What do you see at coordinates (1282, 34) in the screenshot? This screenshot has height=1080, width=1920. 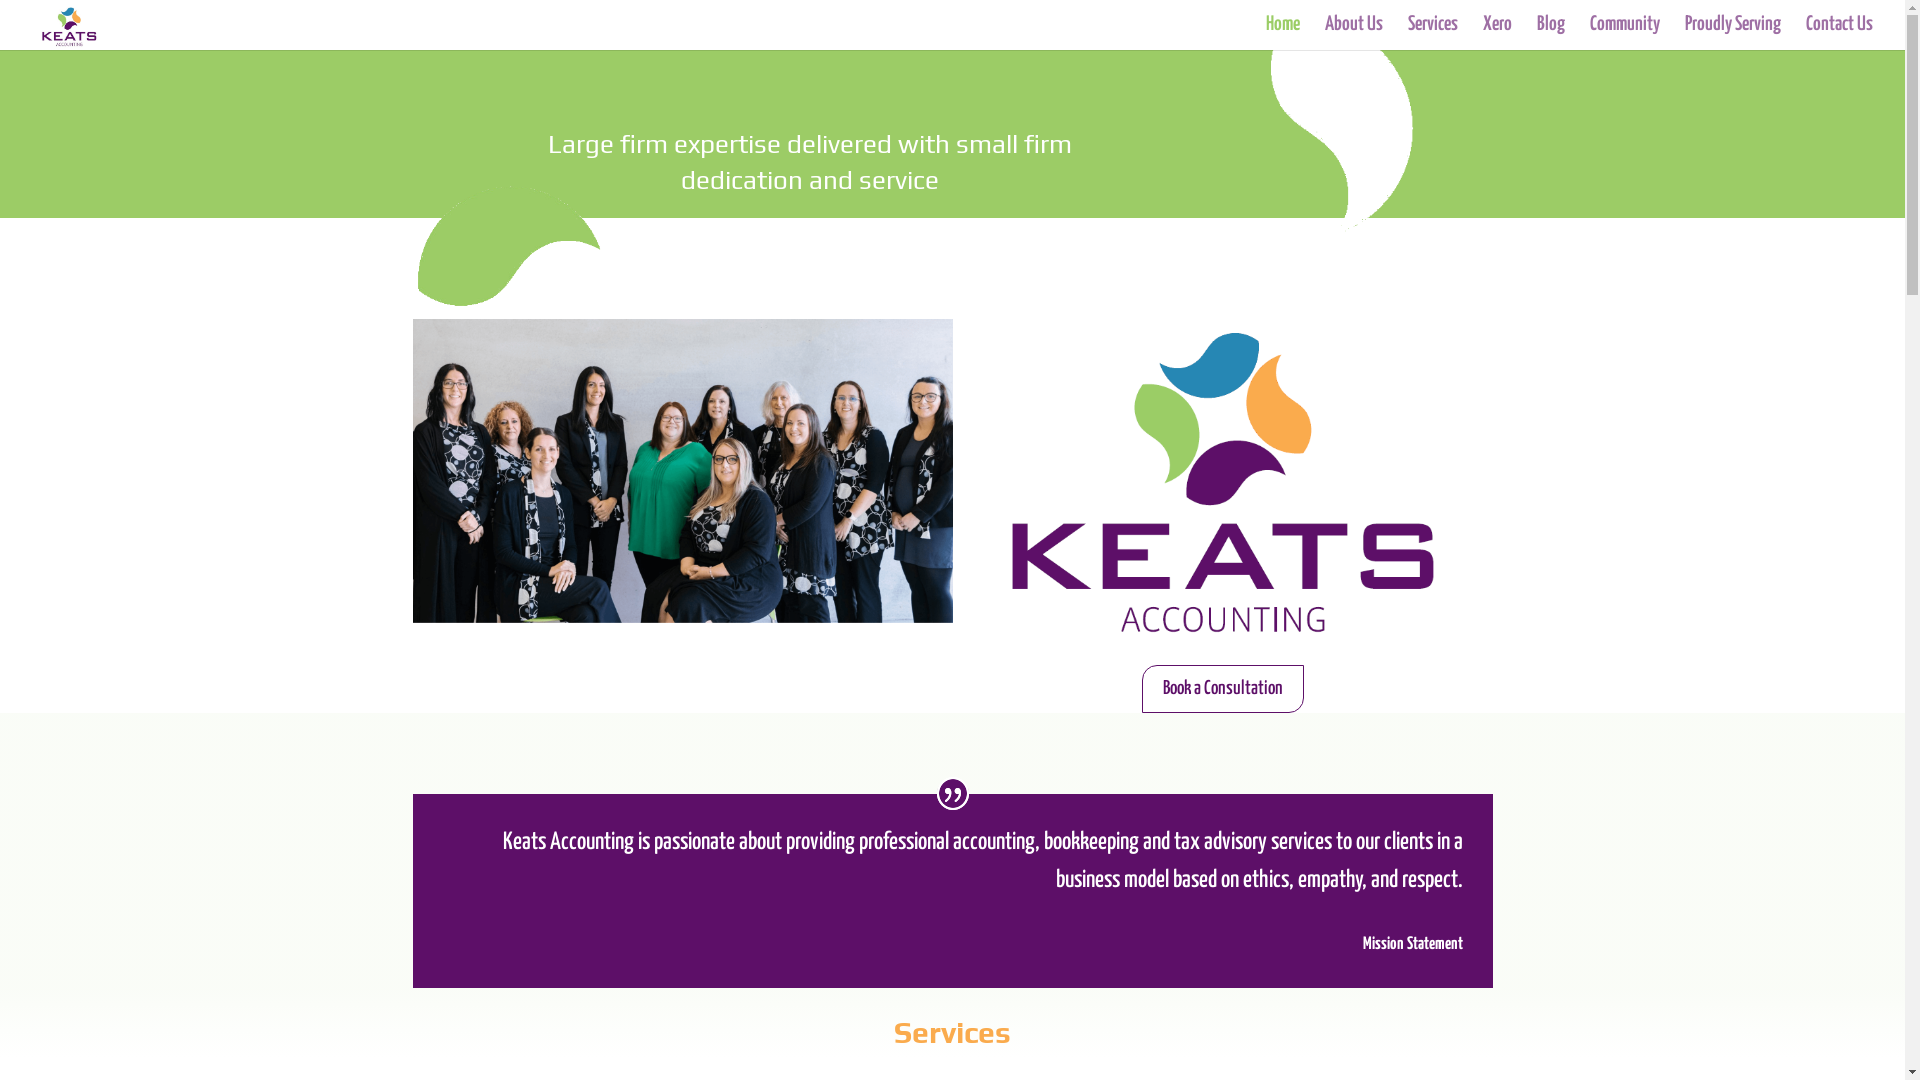 I see `'Home'` at bounding box center [1282, 34].